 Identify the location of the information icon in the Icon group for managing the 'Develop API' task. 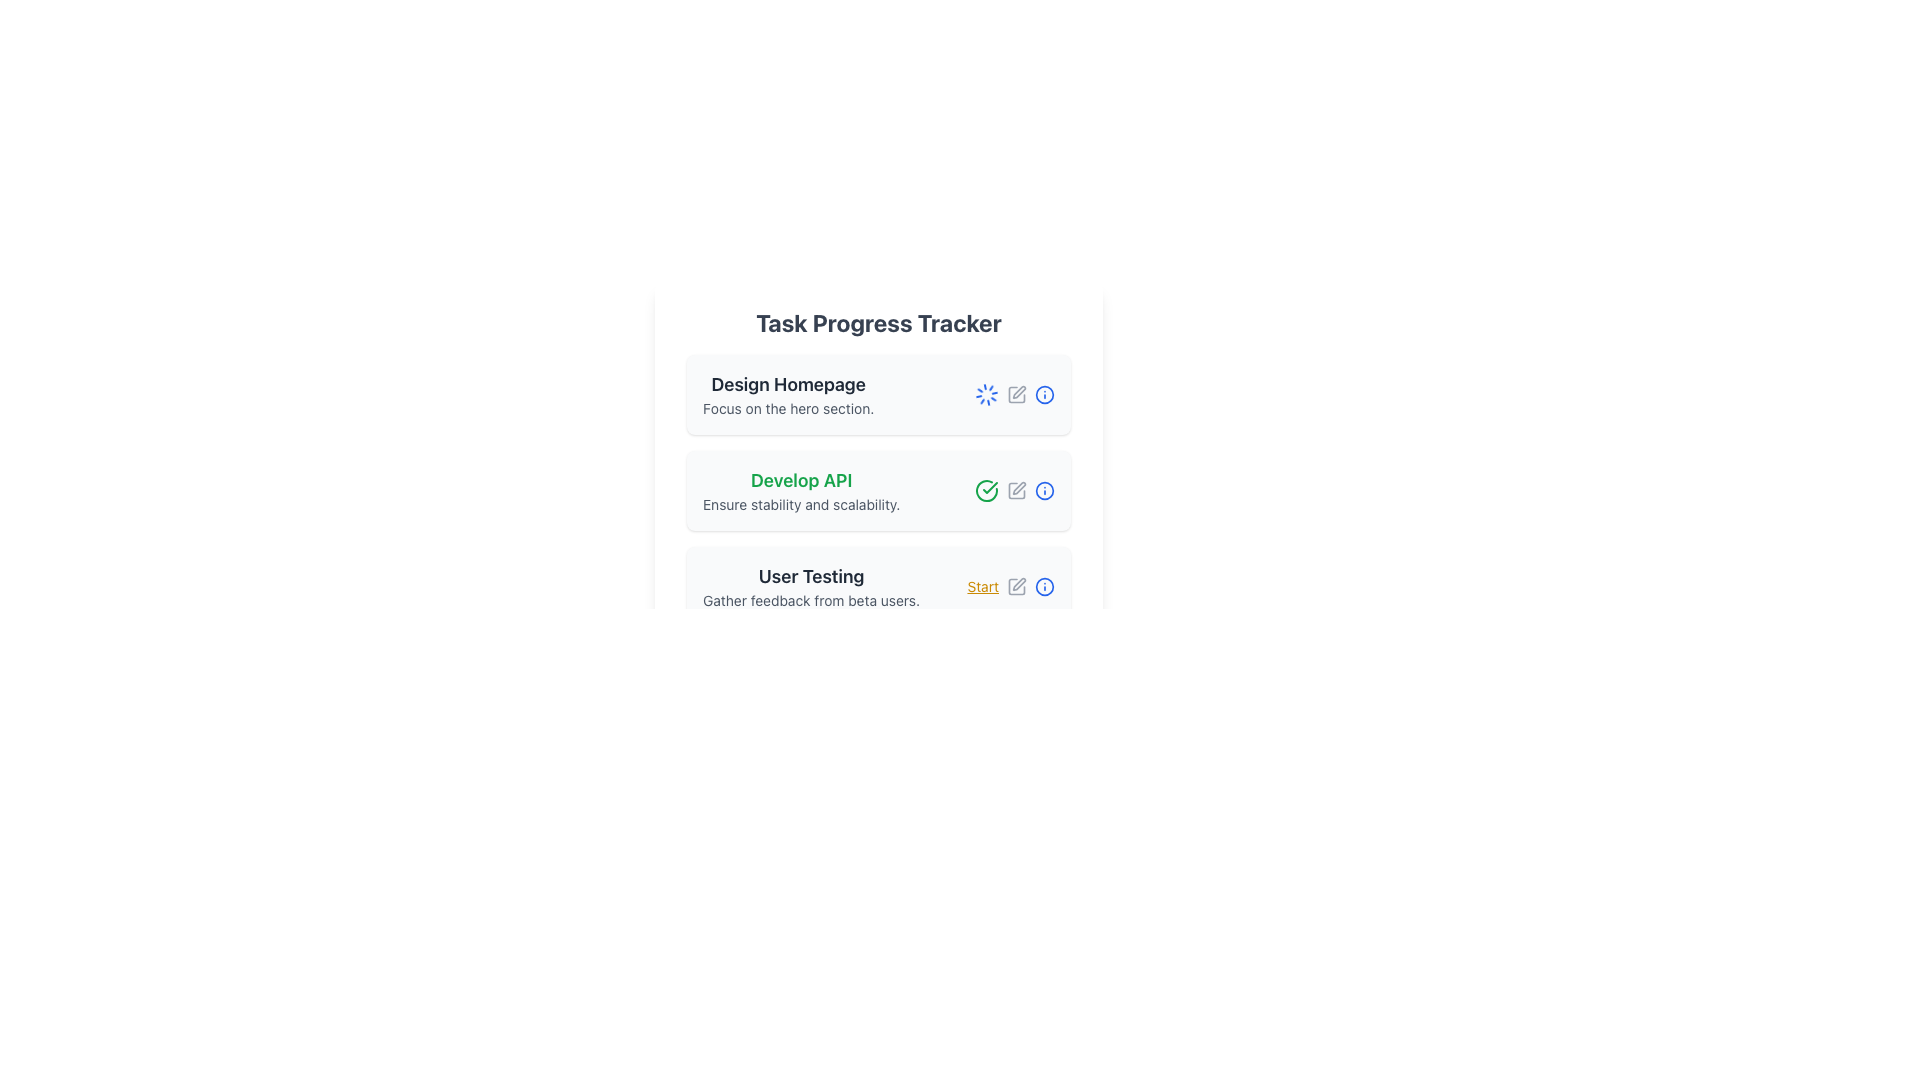
(1014, 490).